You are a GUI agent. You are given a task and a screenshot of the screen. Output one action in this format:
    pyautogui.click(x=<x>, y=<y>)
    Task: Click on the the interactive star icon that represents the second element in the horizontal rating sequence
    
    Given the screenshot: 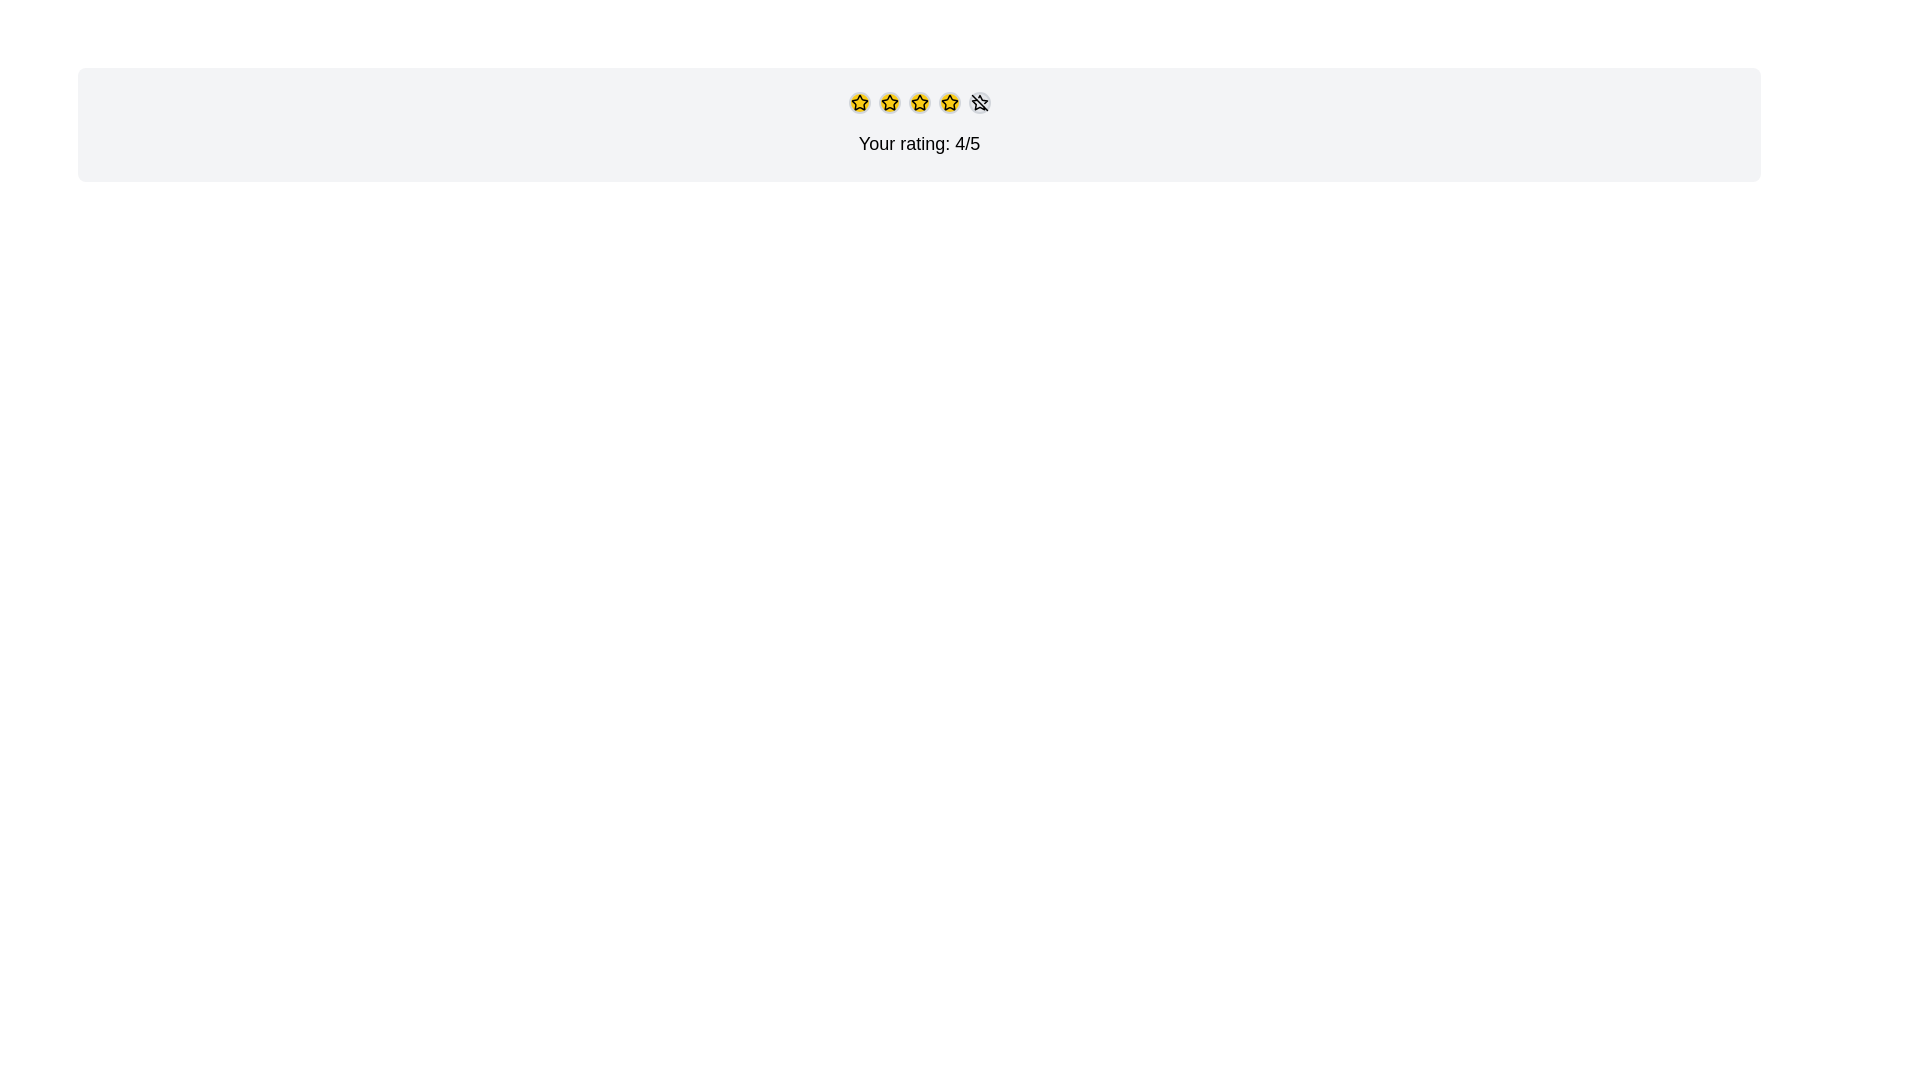 What is the action you would take?
    pyautogui.click(x=888, y=103)
    